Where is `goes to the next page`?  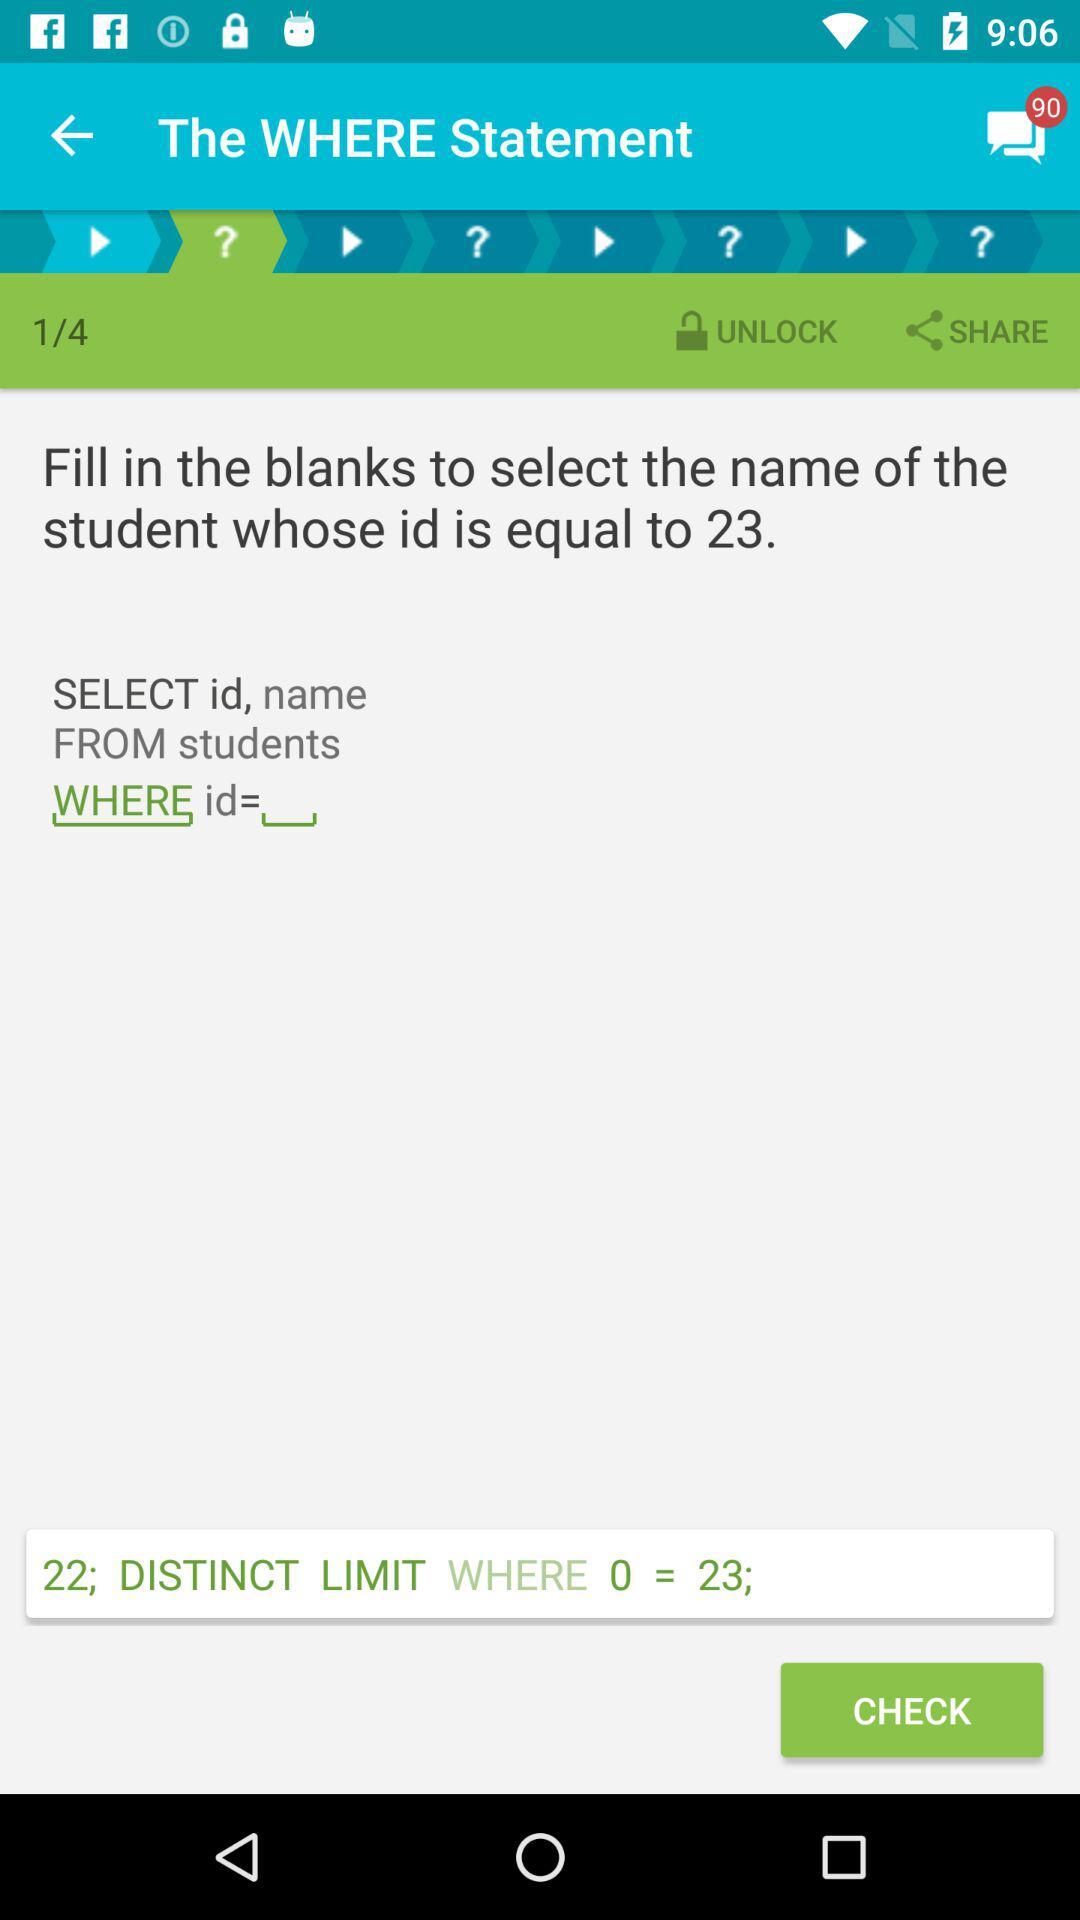
goes to the next page is located at coordinates (855, 240).